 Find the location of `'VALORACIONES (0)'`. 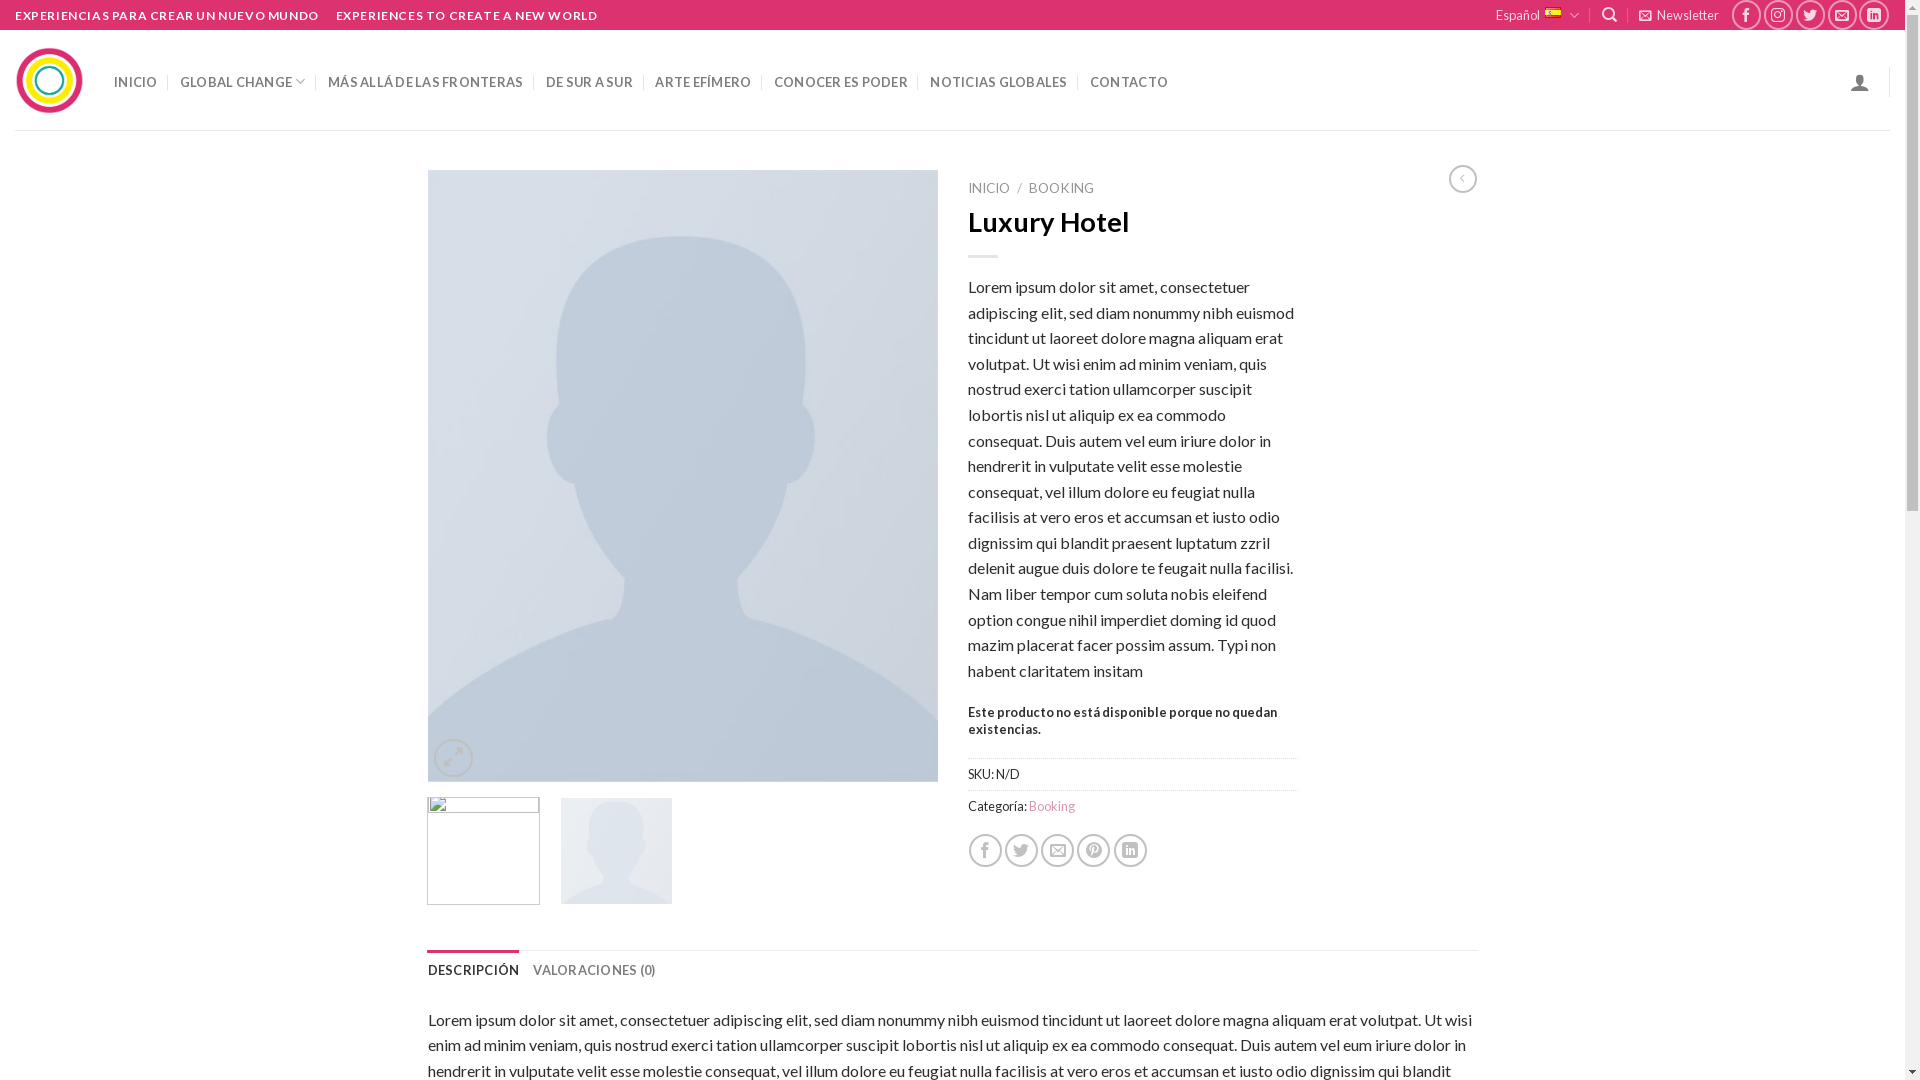

'VALORACIONES (0)' is located at coordinates (593, 968).